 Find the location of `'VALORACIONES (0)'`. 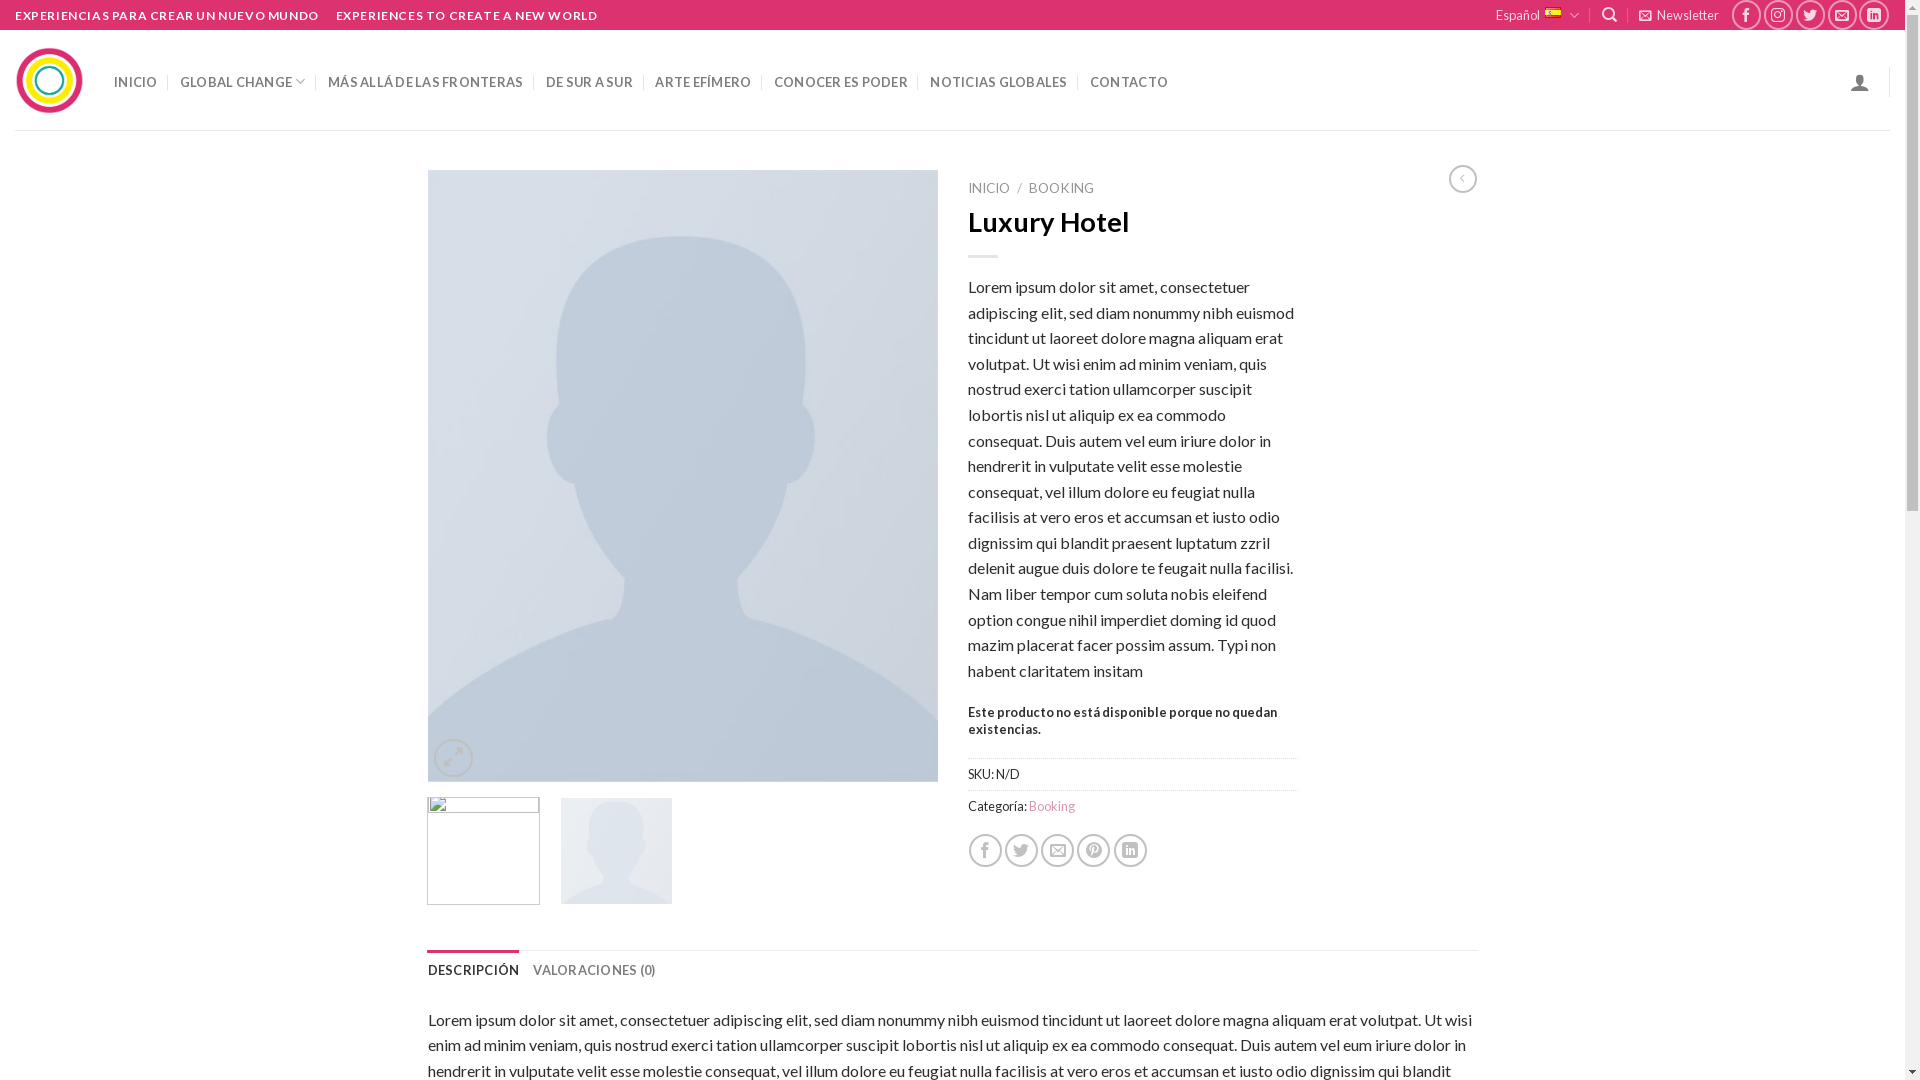

'VALORACIONES (0)' is located at coordinates (593, 968).